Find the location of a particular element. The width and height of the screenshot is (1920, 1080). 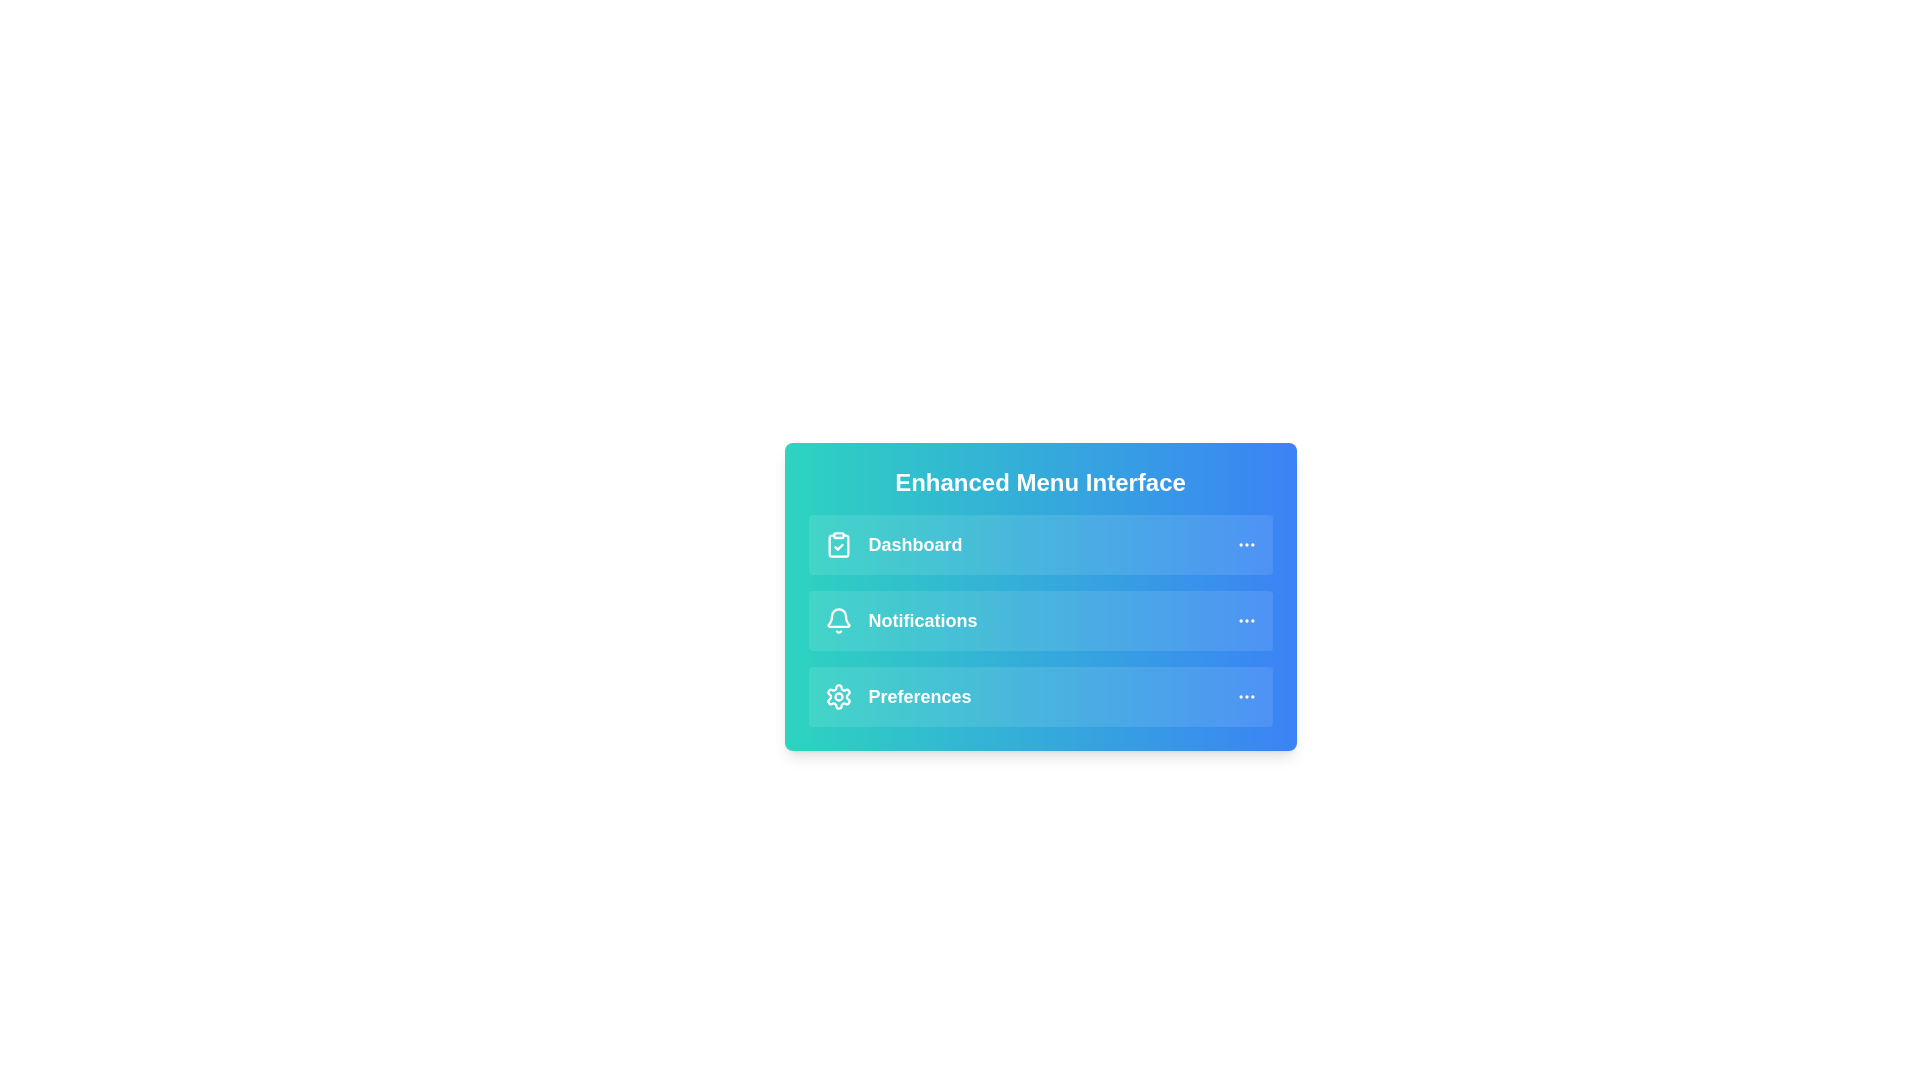

the clipboard icon adjacent to the 'Dashboard' text label in the Enhanced Menu Interface, which is represented with a white outline against a blue-green gradient background is located at coordinates (838, 546).